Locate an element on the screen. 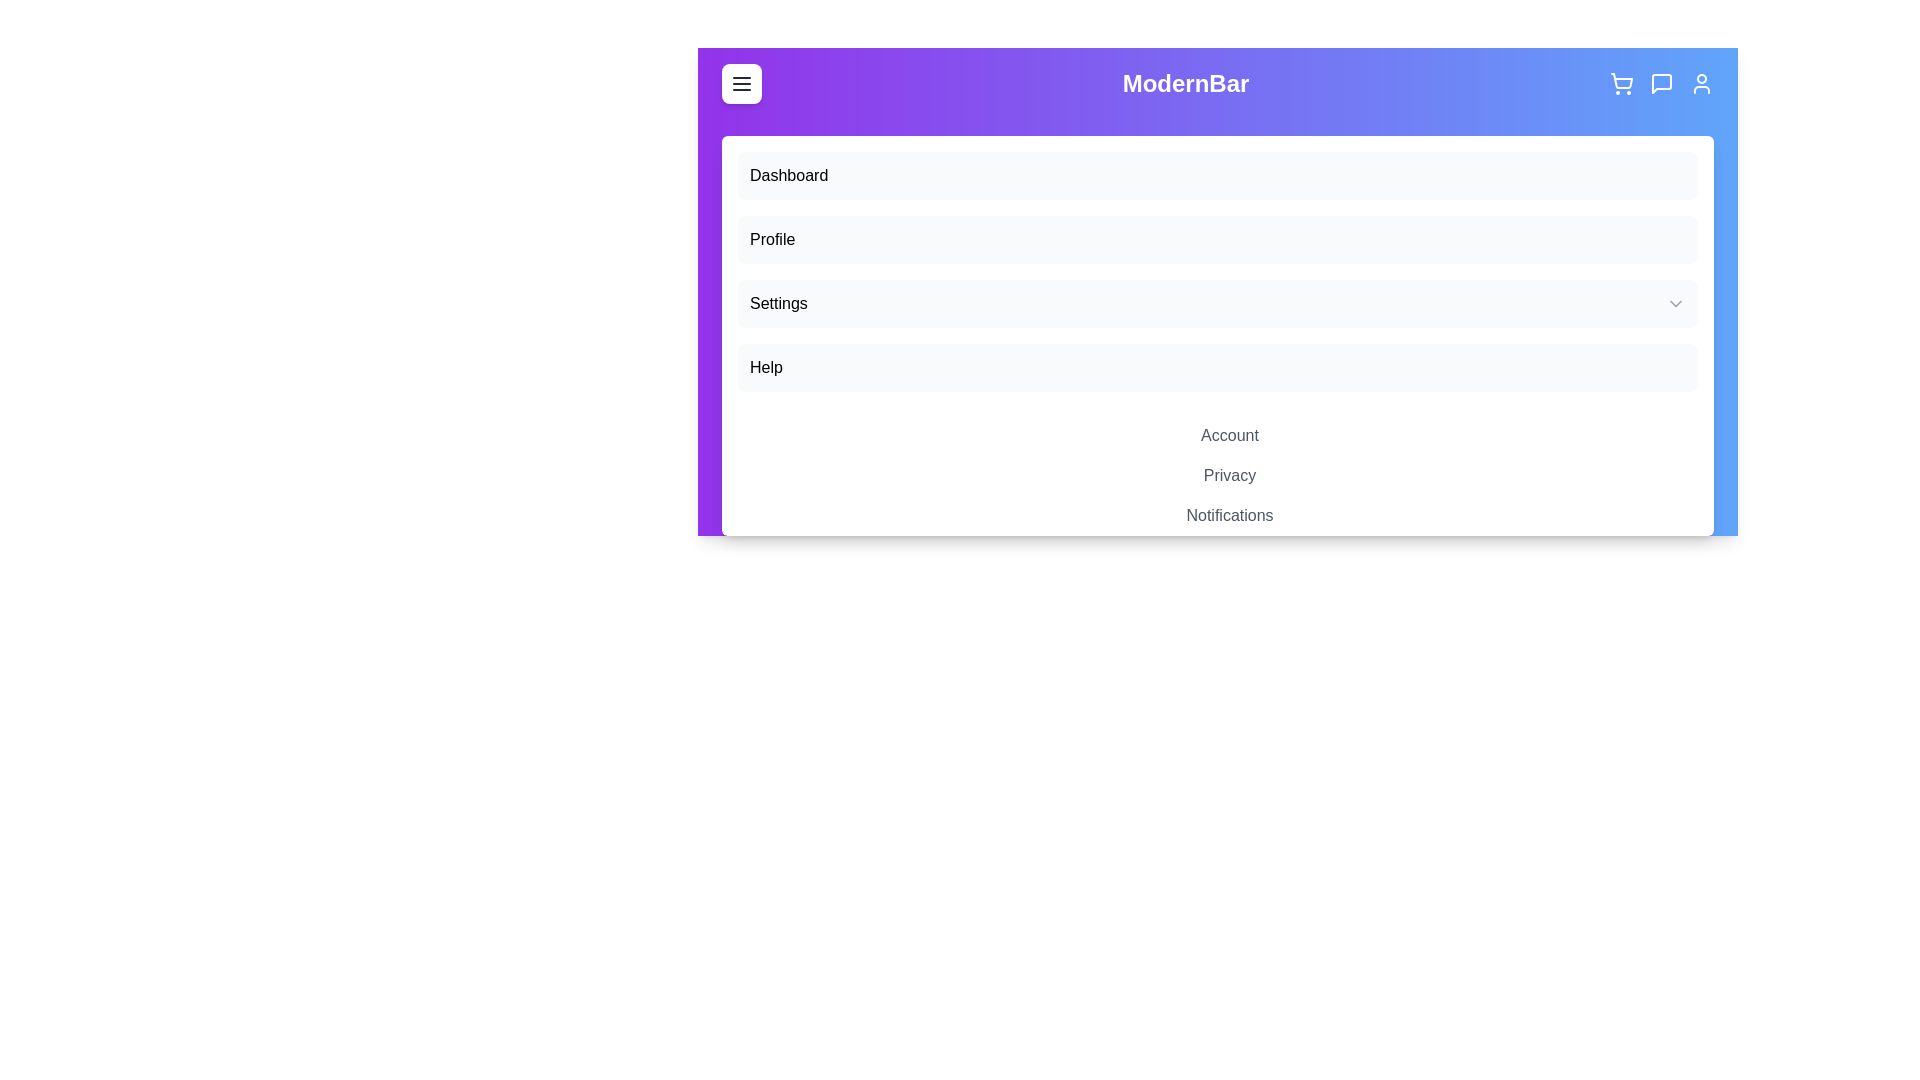  the menu item labeled 'Profile' in the navigation list is located at coordinates (1217, 238).